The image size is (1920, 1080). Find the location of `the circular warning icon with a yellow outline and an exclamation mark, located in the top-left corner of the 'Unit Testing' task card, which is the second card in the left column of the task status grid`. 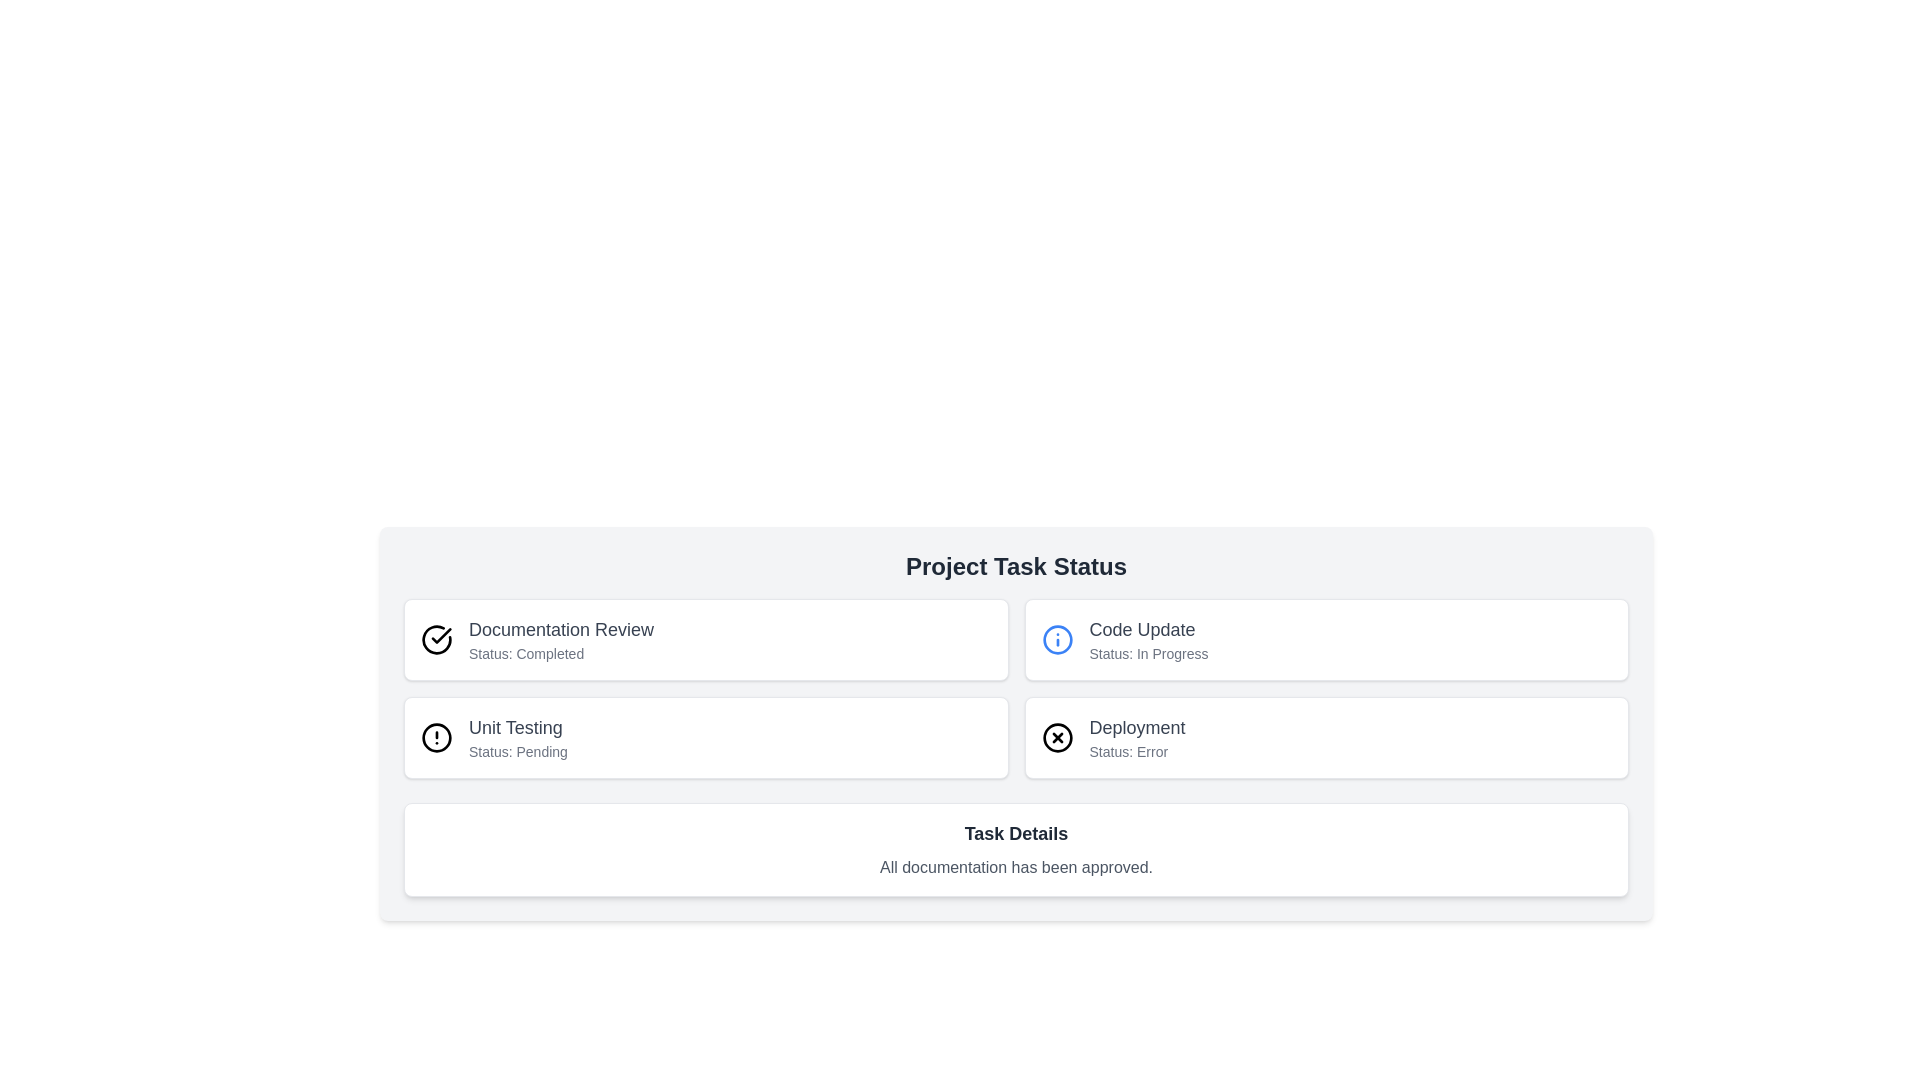

the circular warning icon with a yellow outline and an exclamation mark, located in the top-left corner of the 'Unit Testing' task card, which is the second card in the left column of the task status grid is located at coordinates (435, 737).